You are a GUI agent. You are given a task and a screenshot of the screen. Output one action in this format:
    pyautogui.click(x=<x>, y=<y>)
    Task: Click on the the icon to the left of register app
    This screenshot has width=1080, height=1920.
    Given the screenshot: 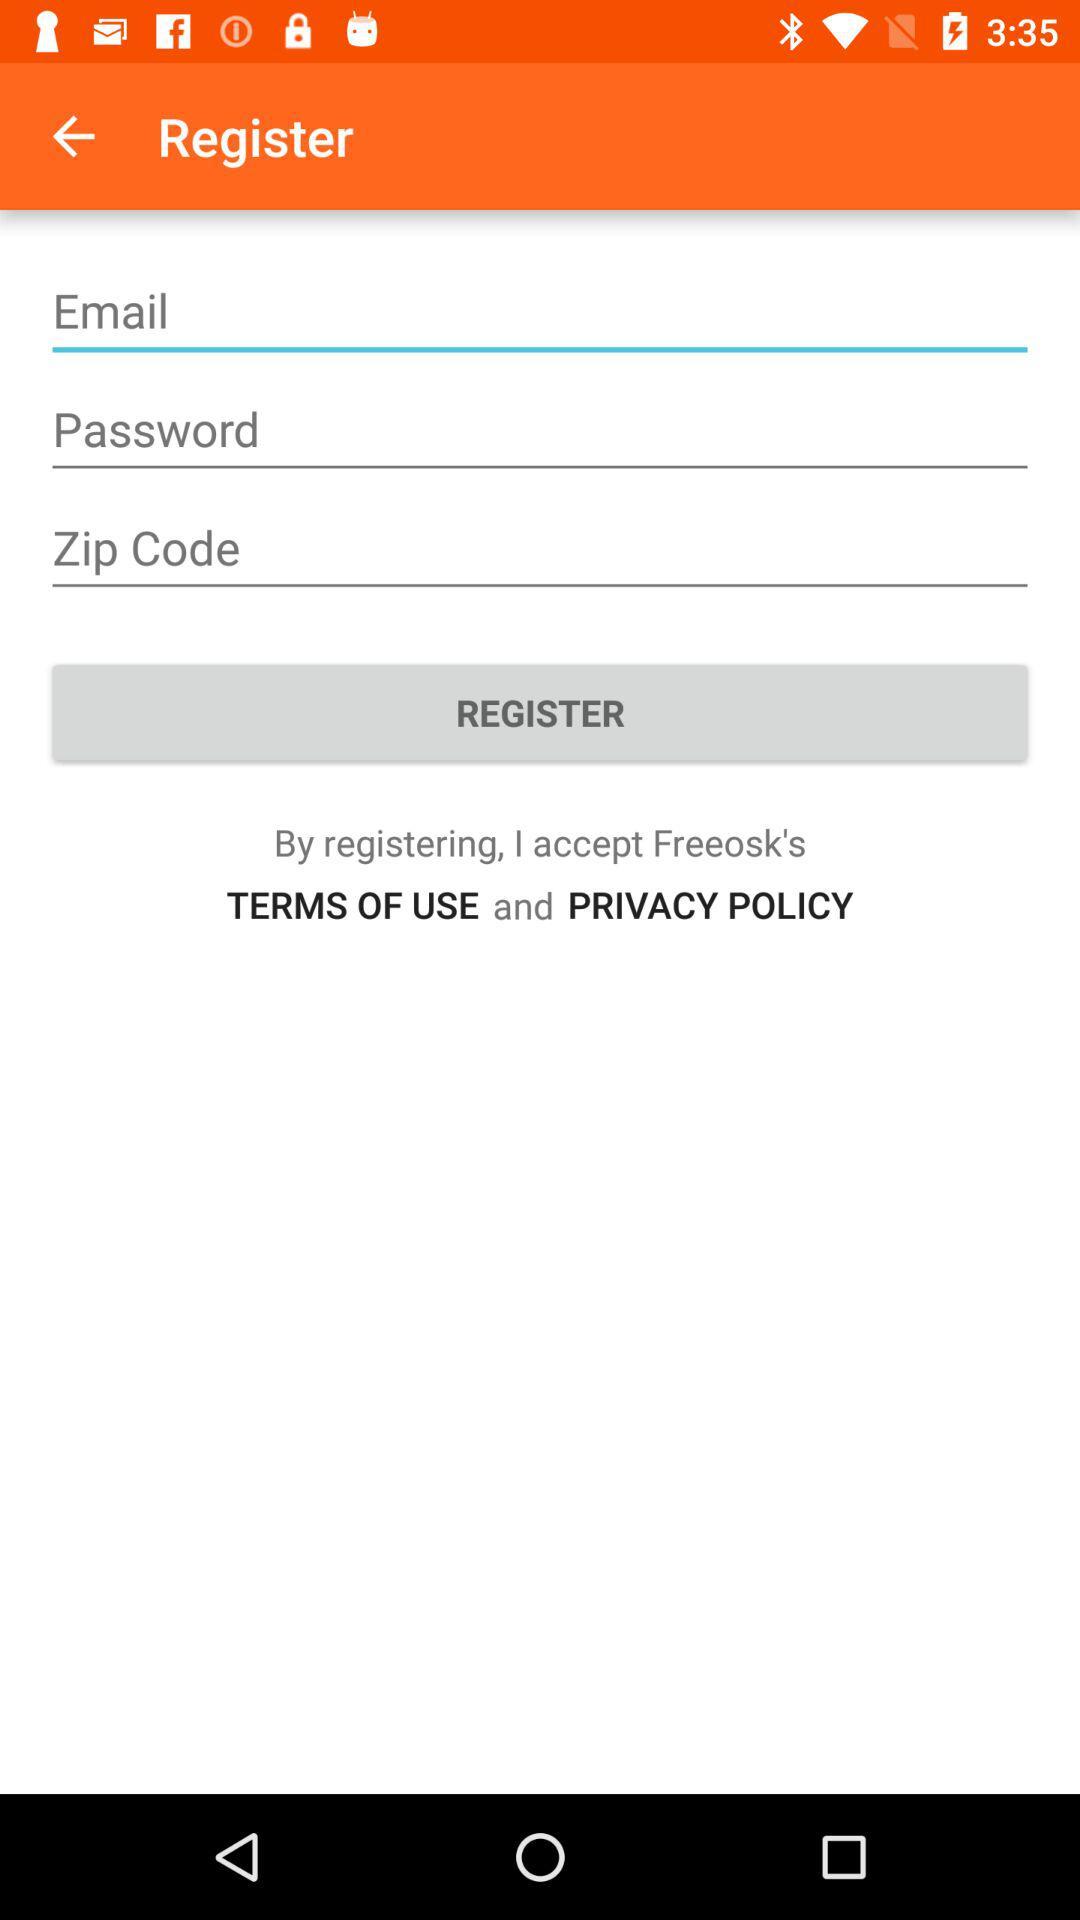 What is the action you would take?
    pyautogui.click(x=72, y=135)
    